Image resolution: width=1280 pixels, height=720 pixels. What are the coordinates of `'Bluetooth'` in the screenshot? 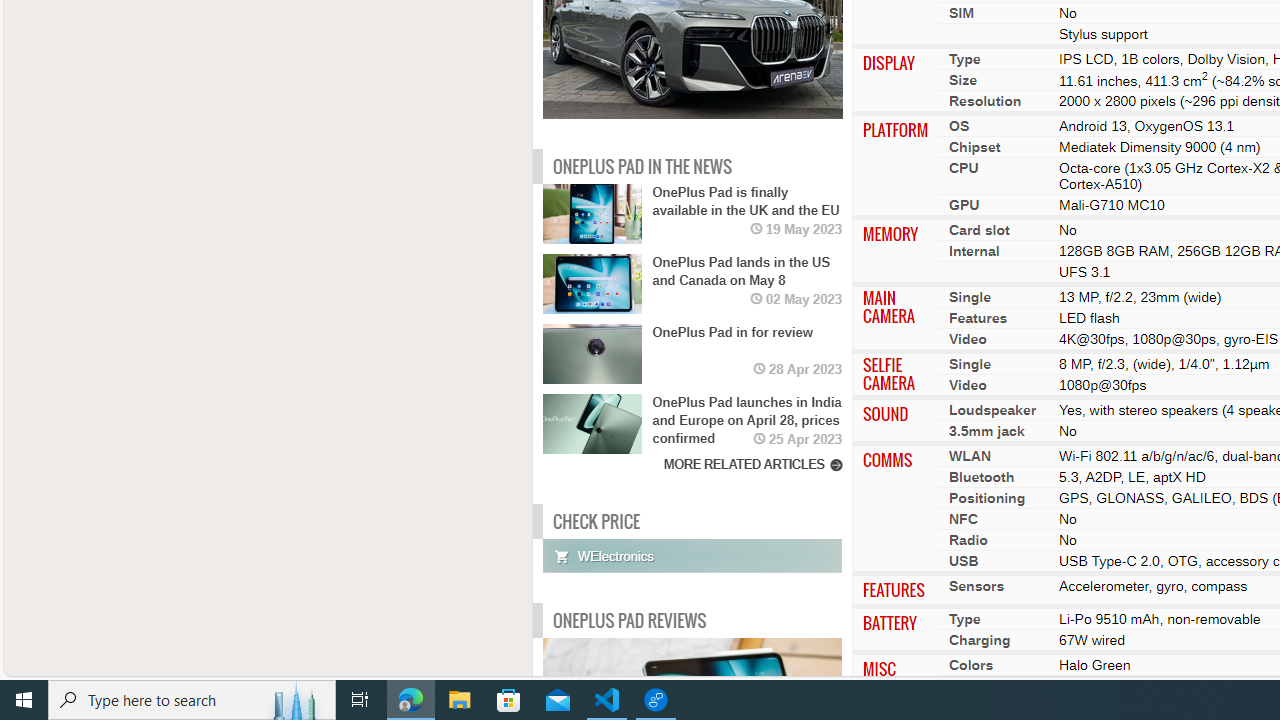 It's located at (981, 477).